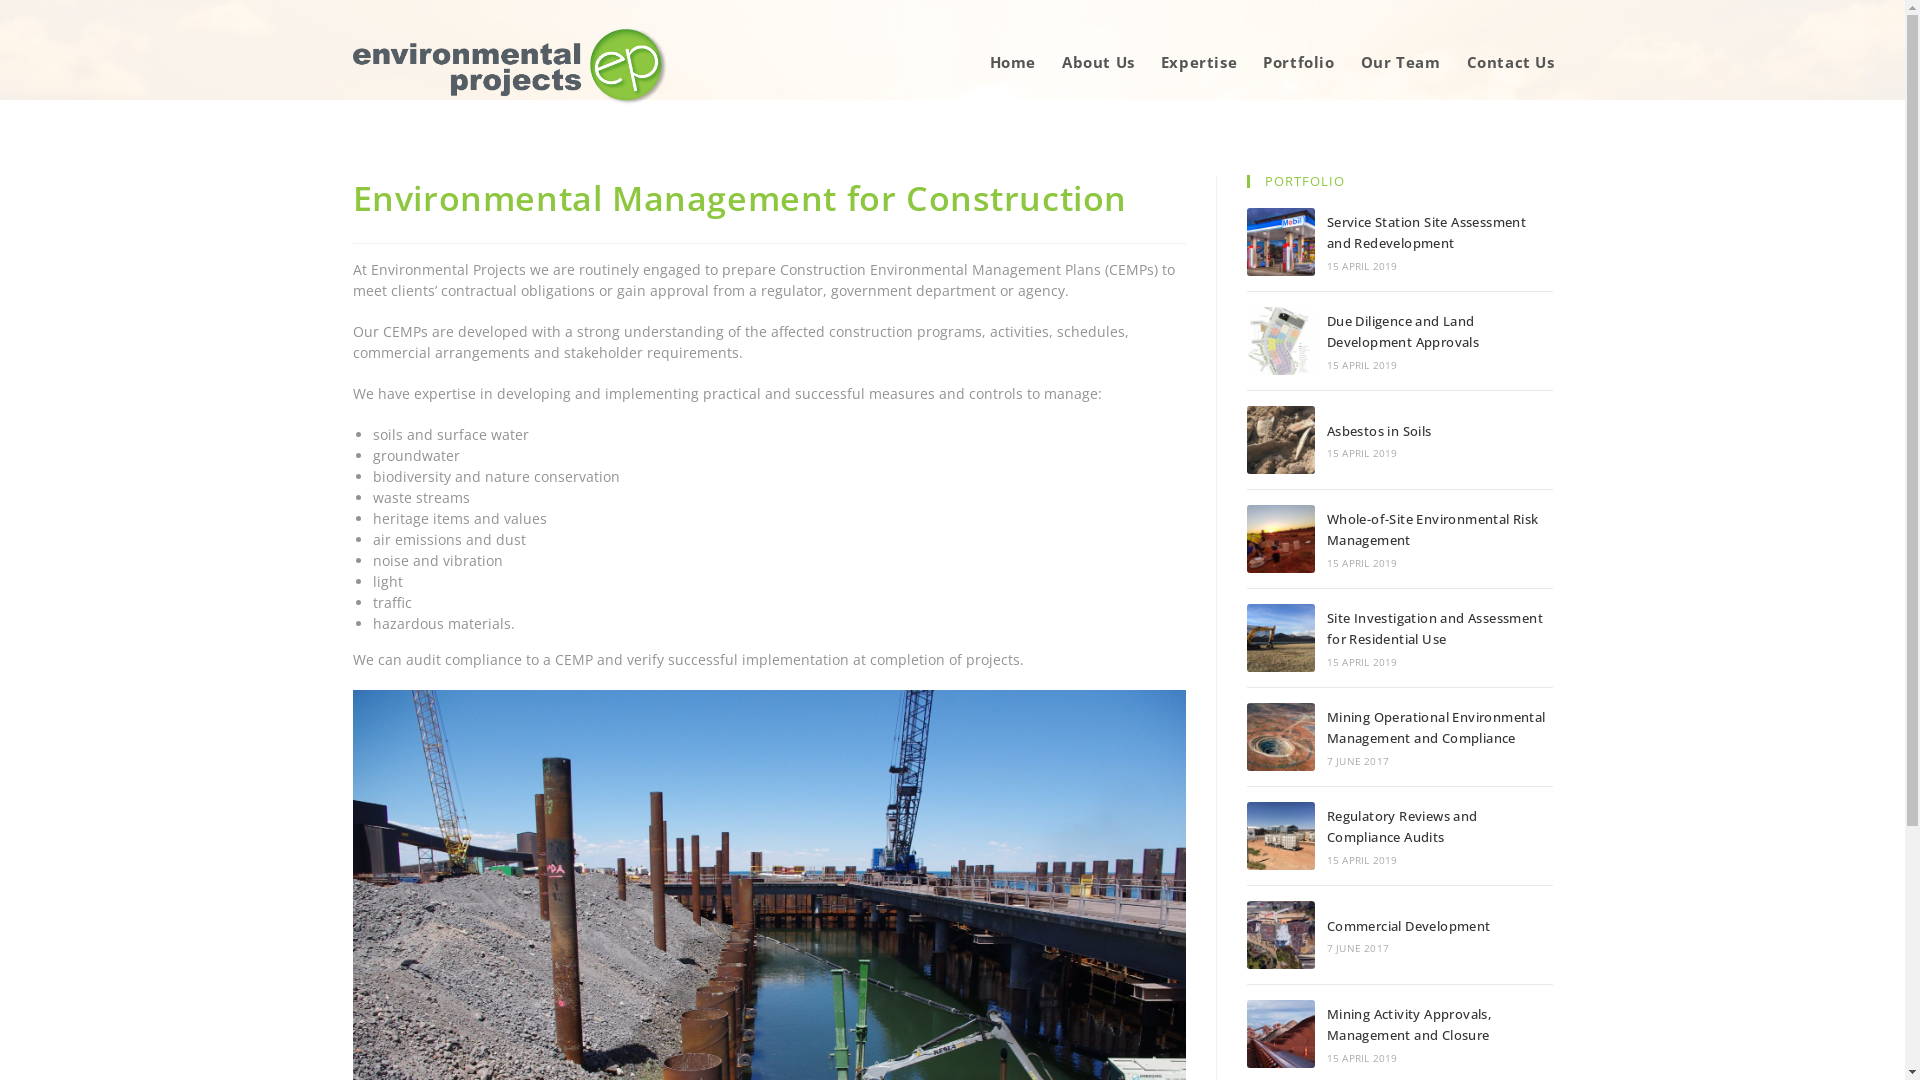  What do you see at coordinates (1280, 339) in the screenshot?
I see `'Due Diligence and Land Development Approvals'` at bounding box center [1280, 339].